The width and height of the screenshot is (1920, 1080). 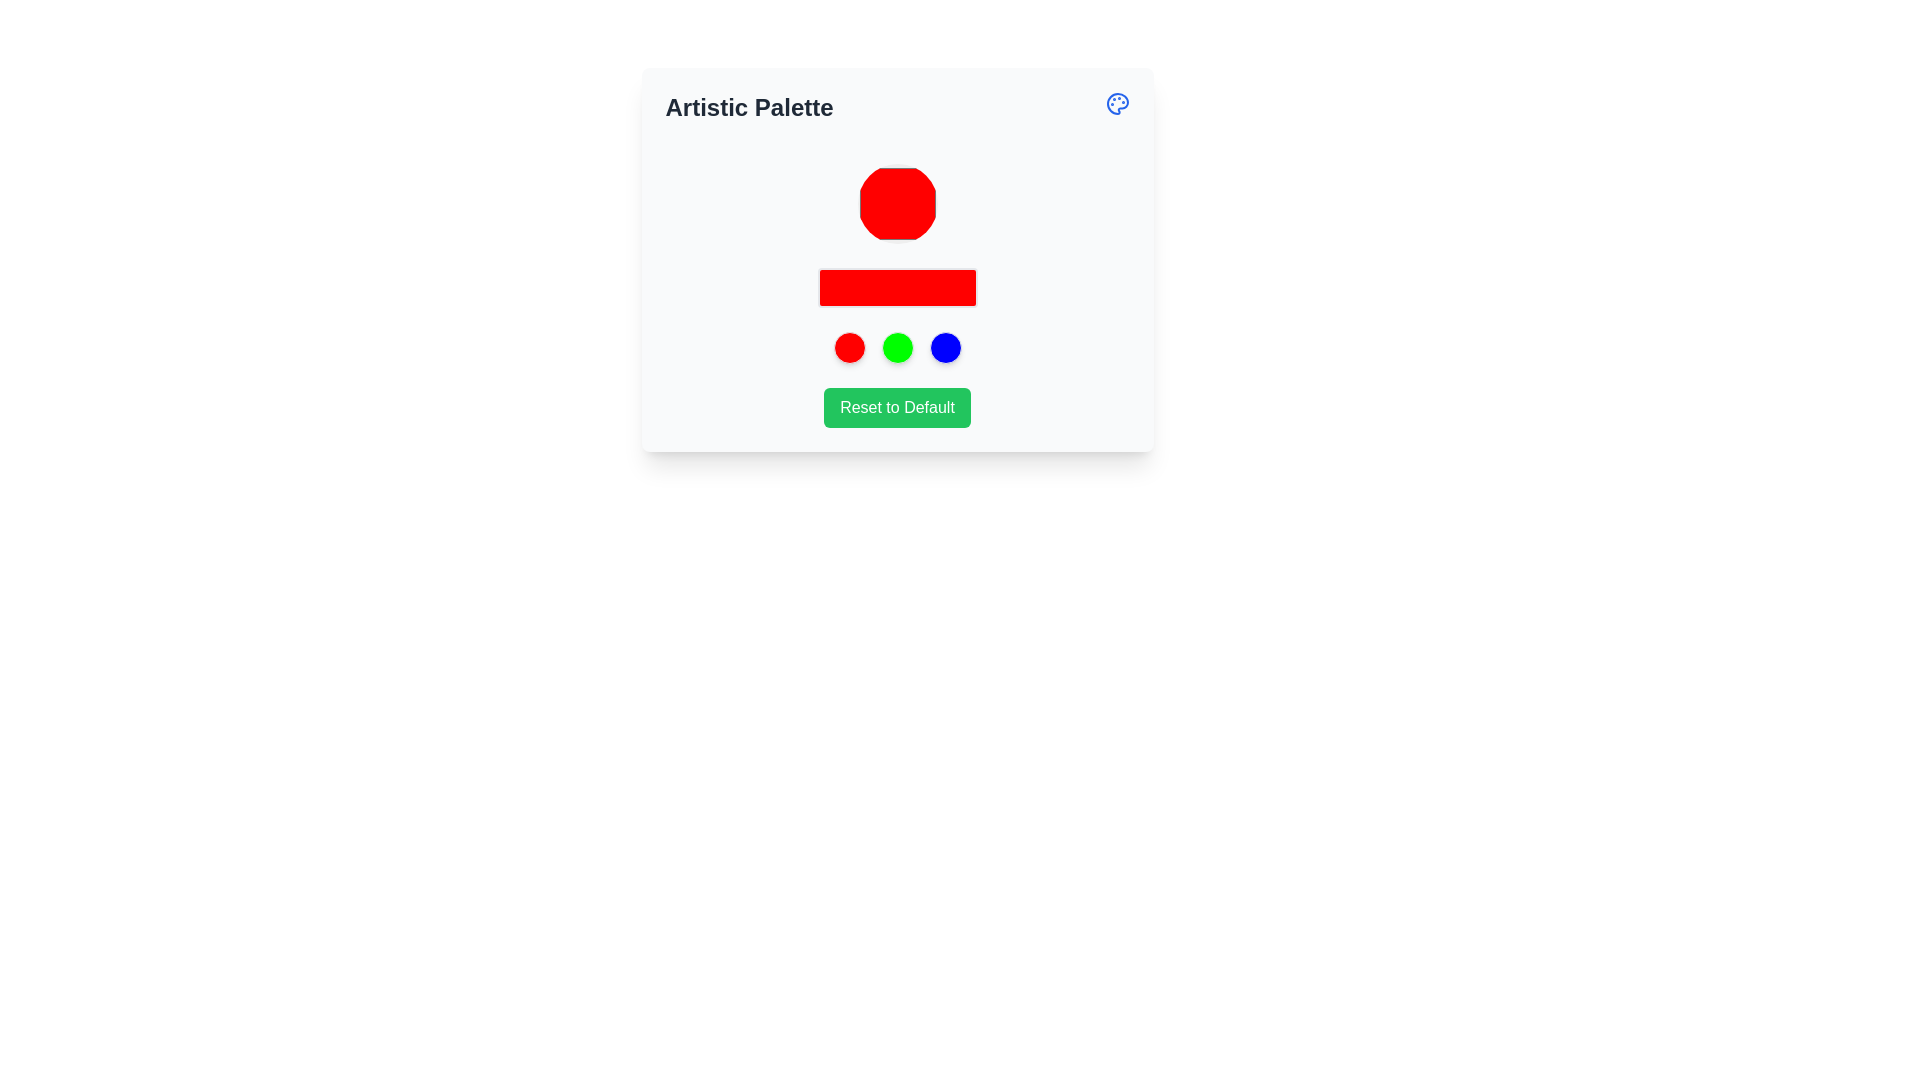 What do you see at coordinates (1116, 104) in the screenshot?
I see `the Decorative SVG icon resembling a painter's palette located in the top-right corner of the card with the text 'Artistic Palette'` at bounding box center [1116, 104].